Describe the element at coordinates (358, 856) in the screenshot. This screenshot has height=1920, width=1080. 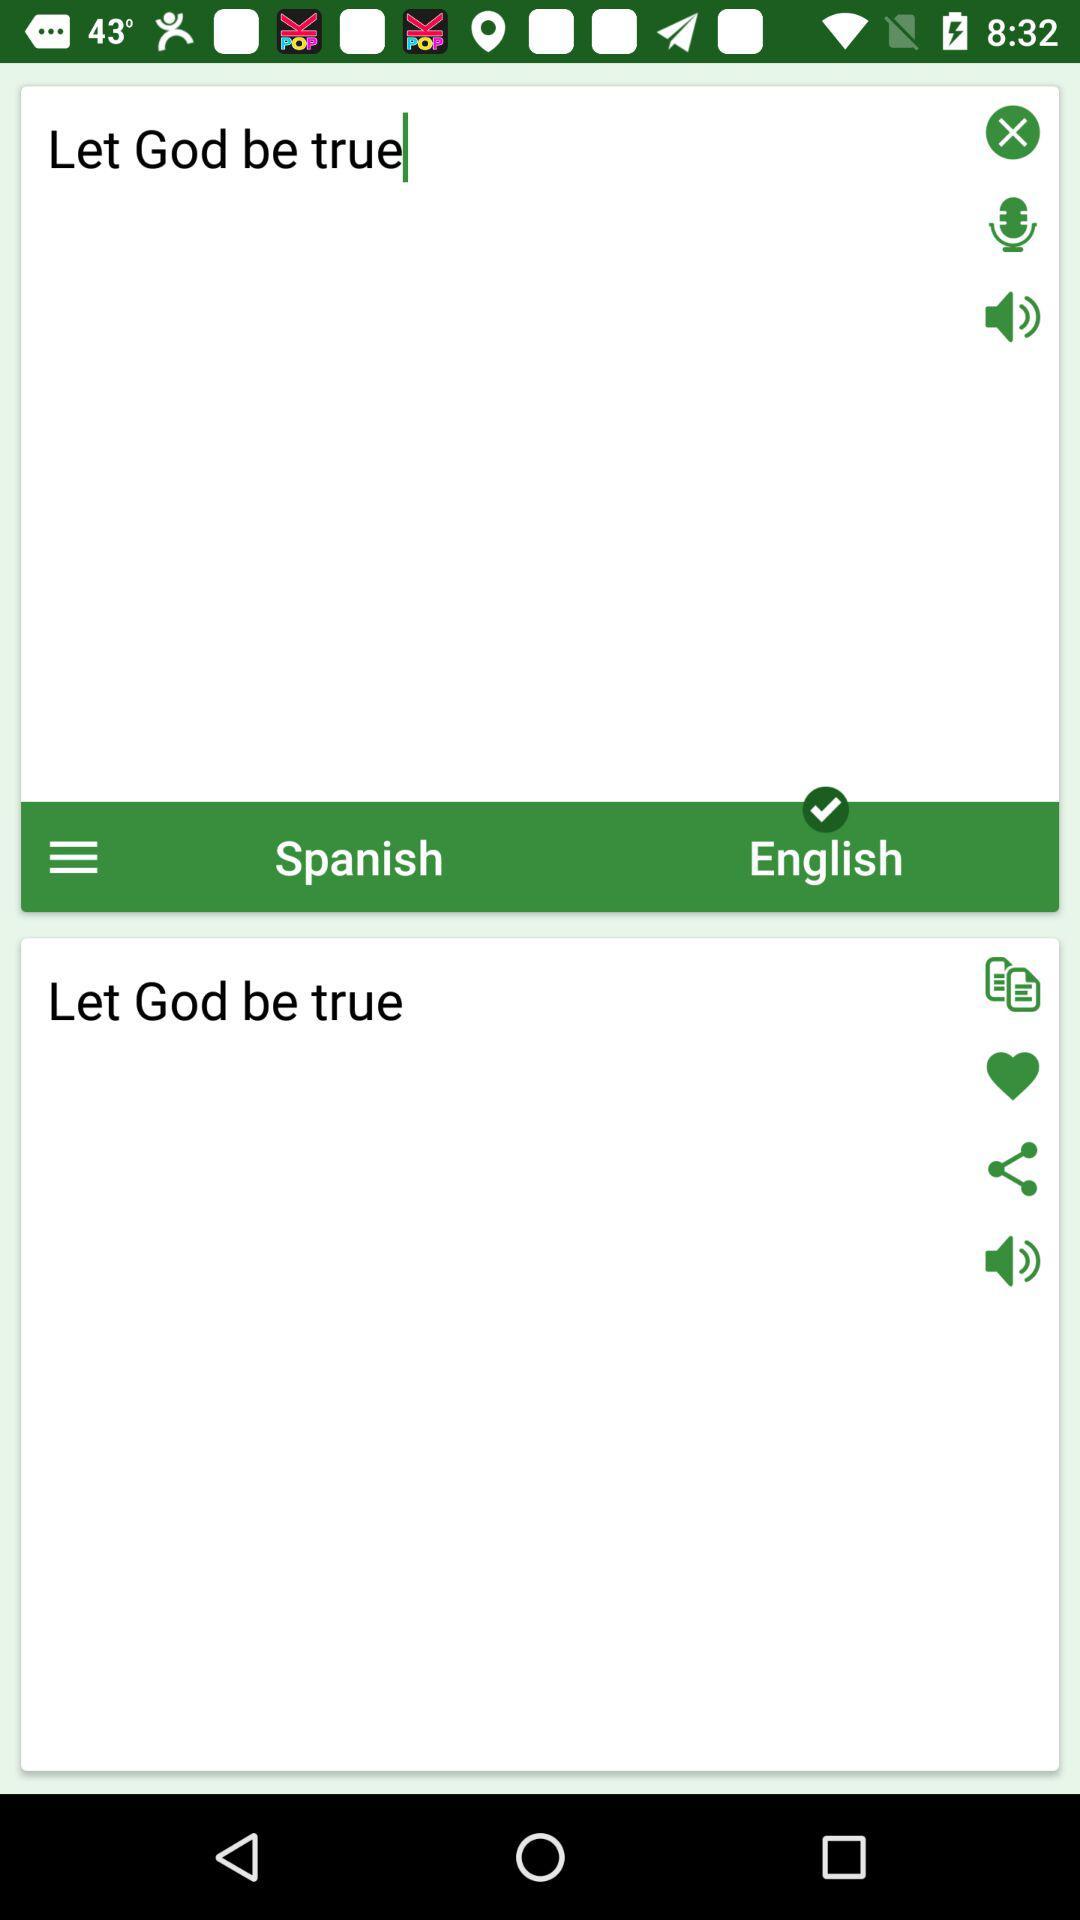
I see `the spanish icon` at that location.